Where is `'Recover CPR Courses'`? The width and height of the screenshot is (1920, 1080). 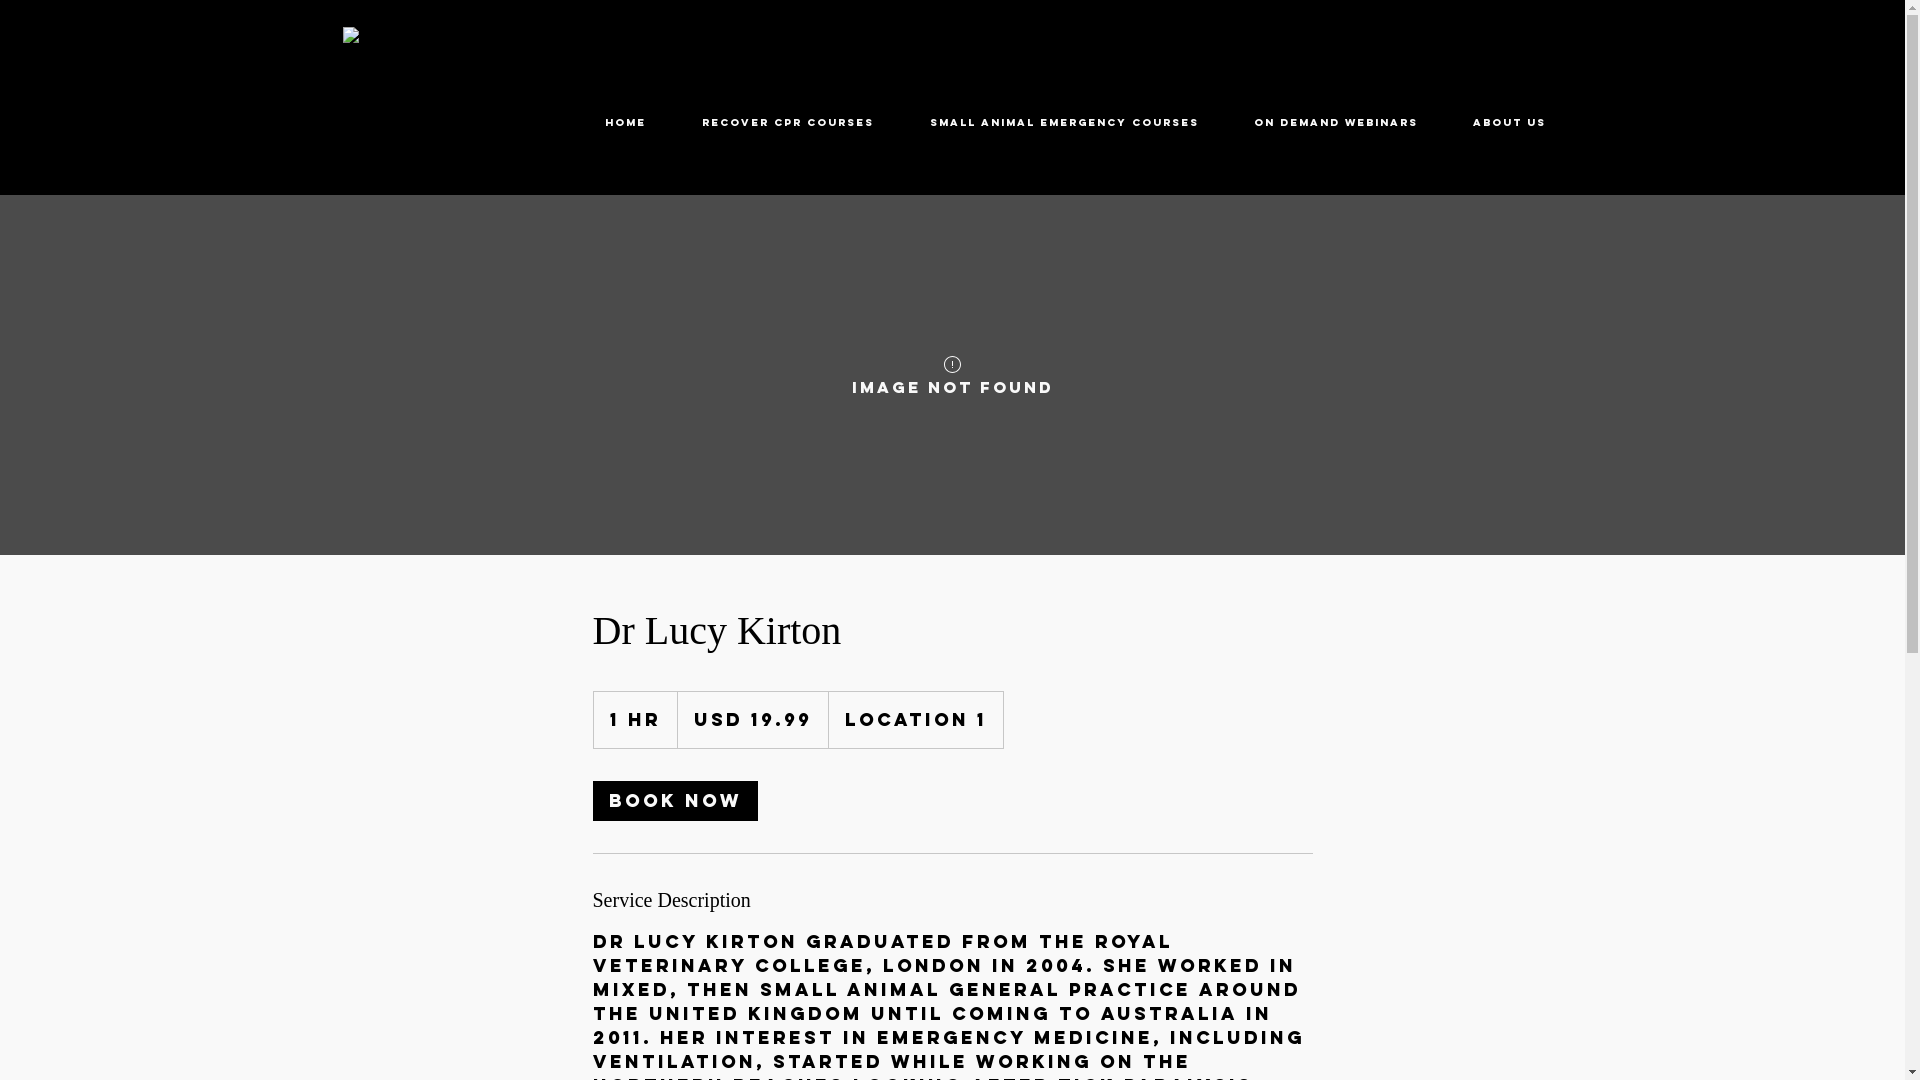 'Recover CPR Courses' is located at coordinates (786, 122).